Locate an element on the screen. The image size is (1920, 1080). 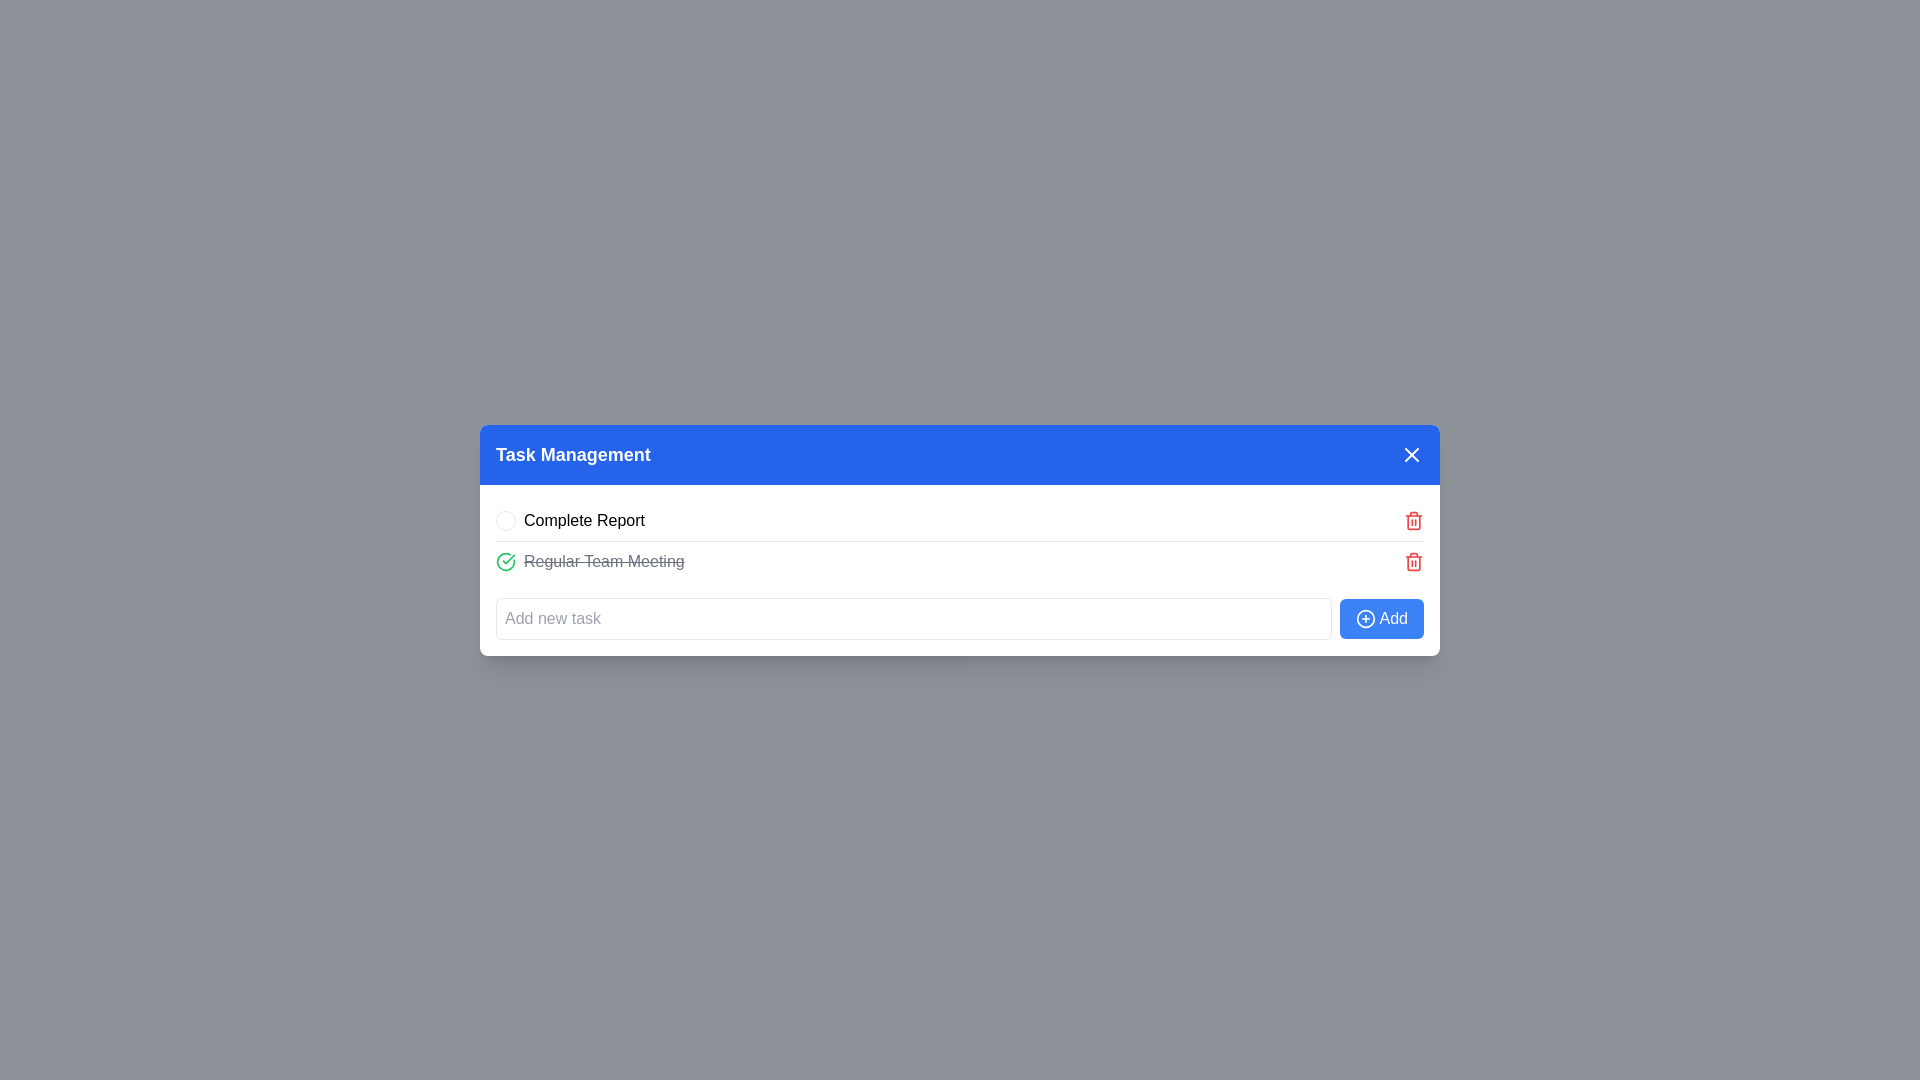
the trash icon, which is an outlined trash can located to the right of the 'Regular Team Meeting' task item is located at coordinates (1413, 563).